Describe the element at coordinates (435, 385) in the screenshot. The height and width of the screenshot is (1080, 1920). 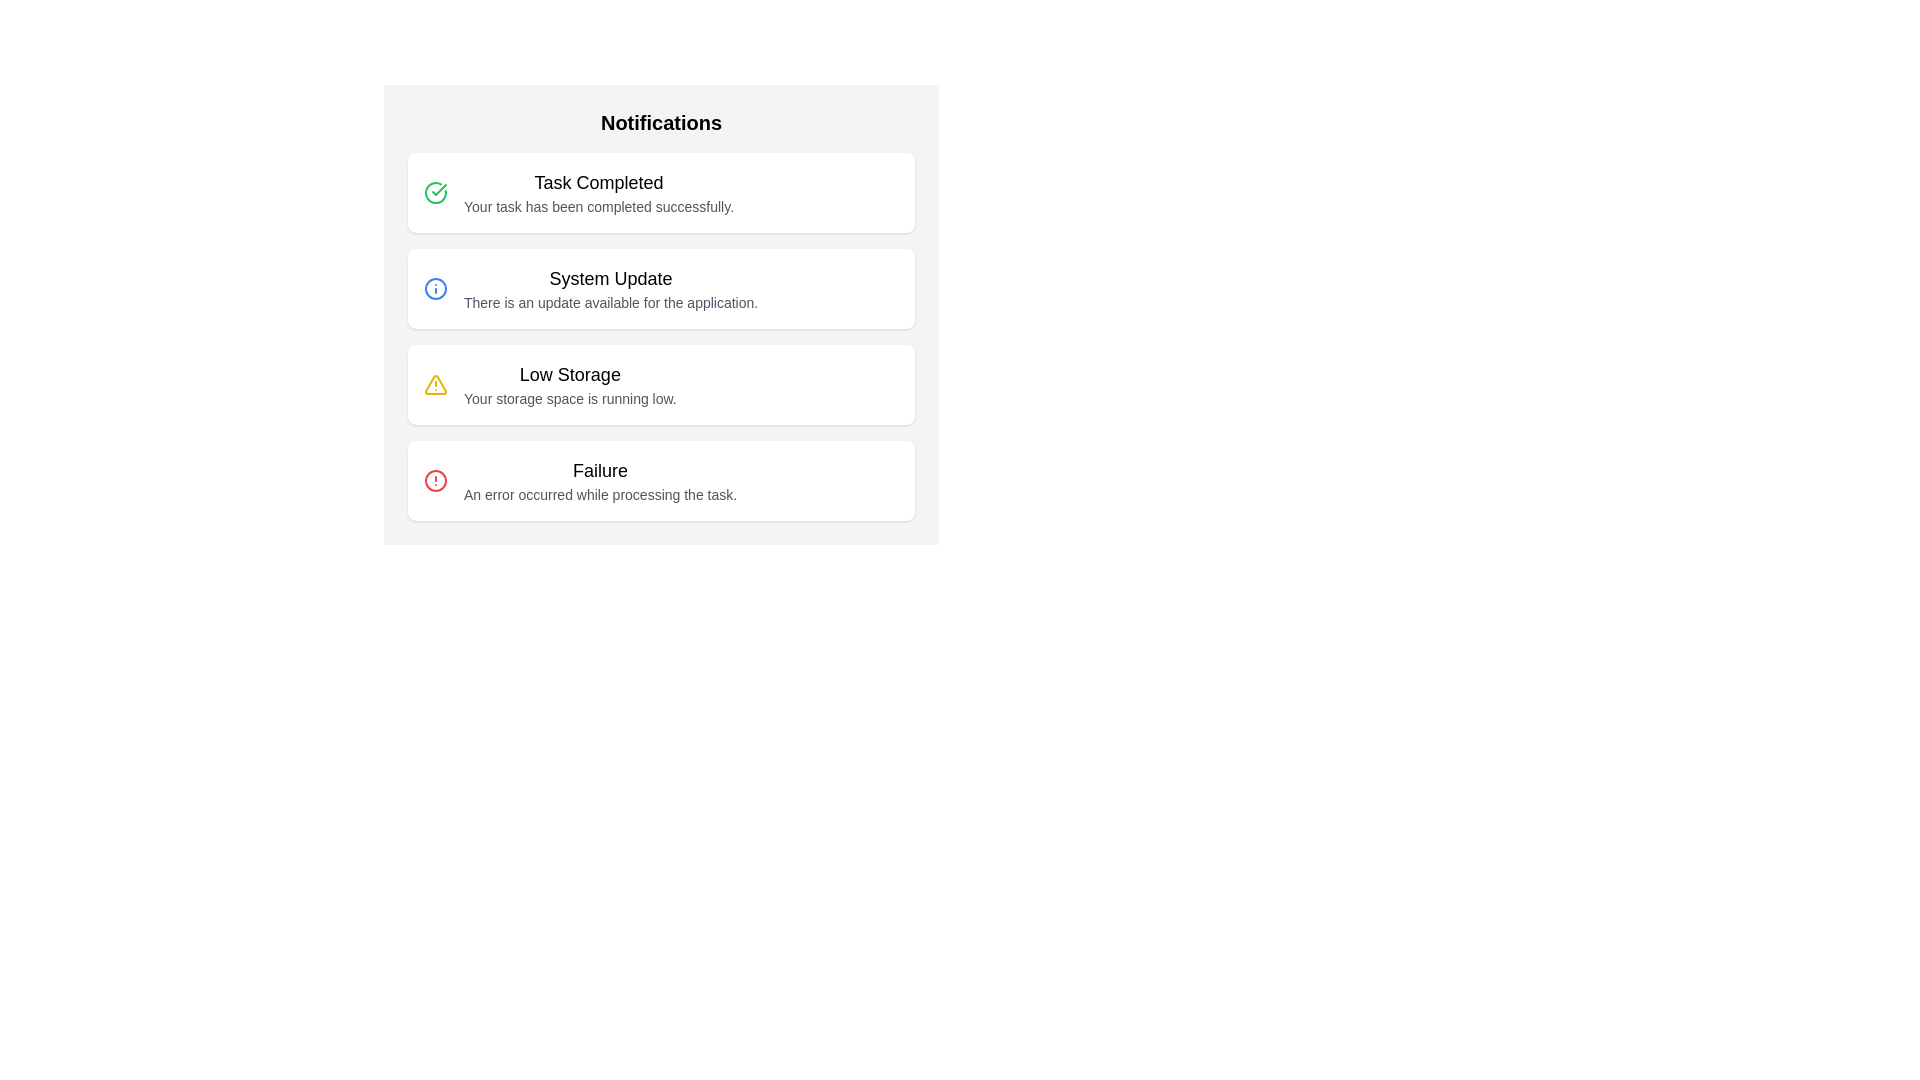
I see `the triangular warning icon with a yellow border and centered exclamation mark, located to the left of the 'Low Storage' title in the notification card` at that location.